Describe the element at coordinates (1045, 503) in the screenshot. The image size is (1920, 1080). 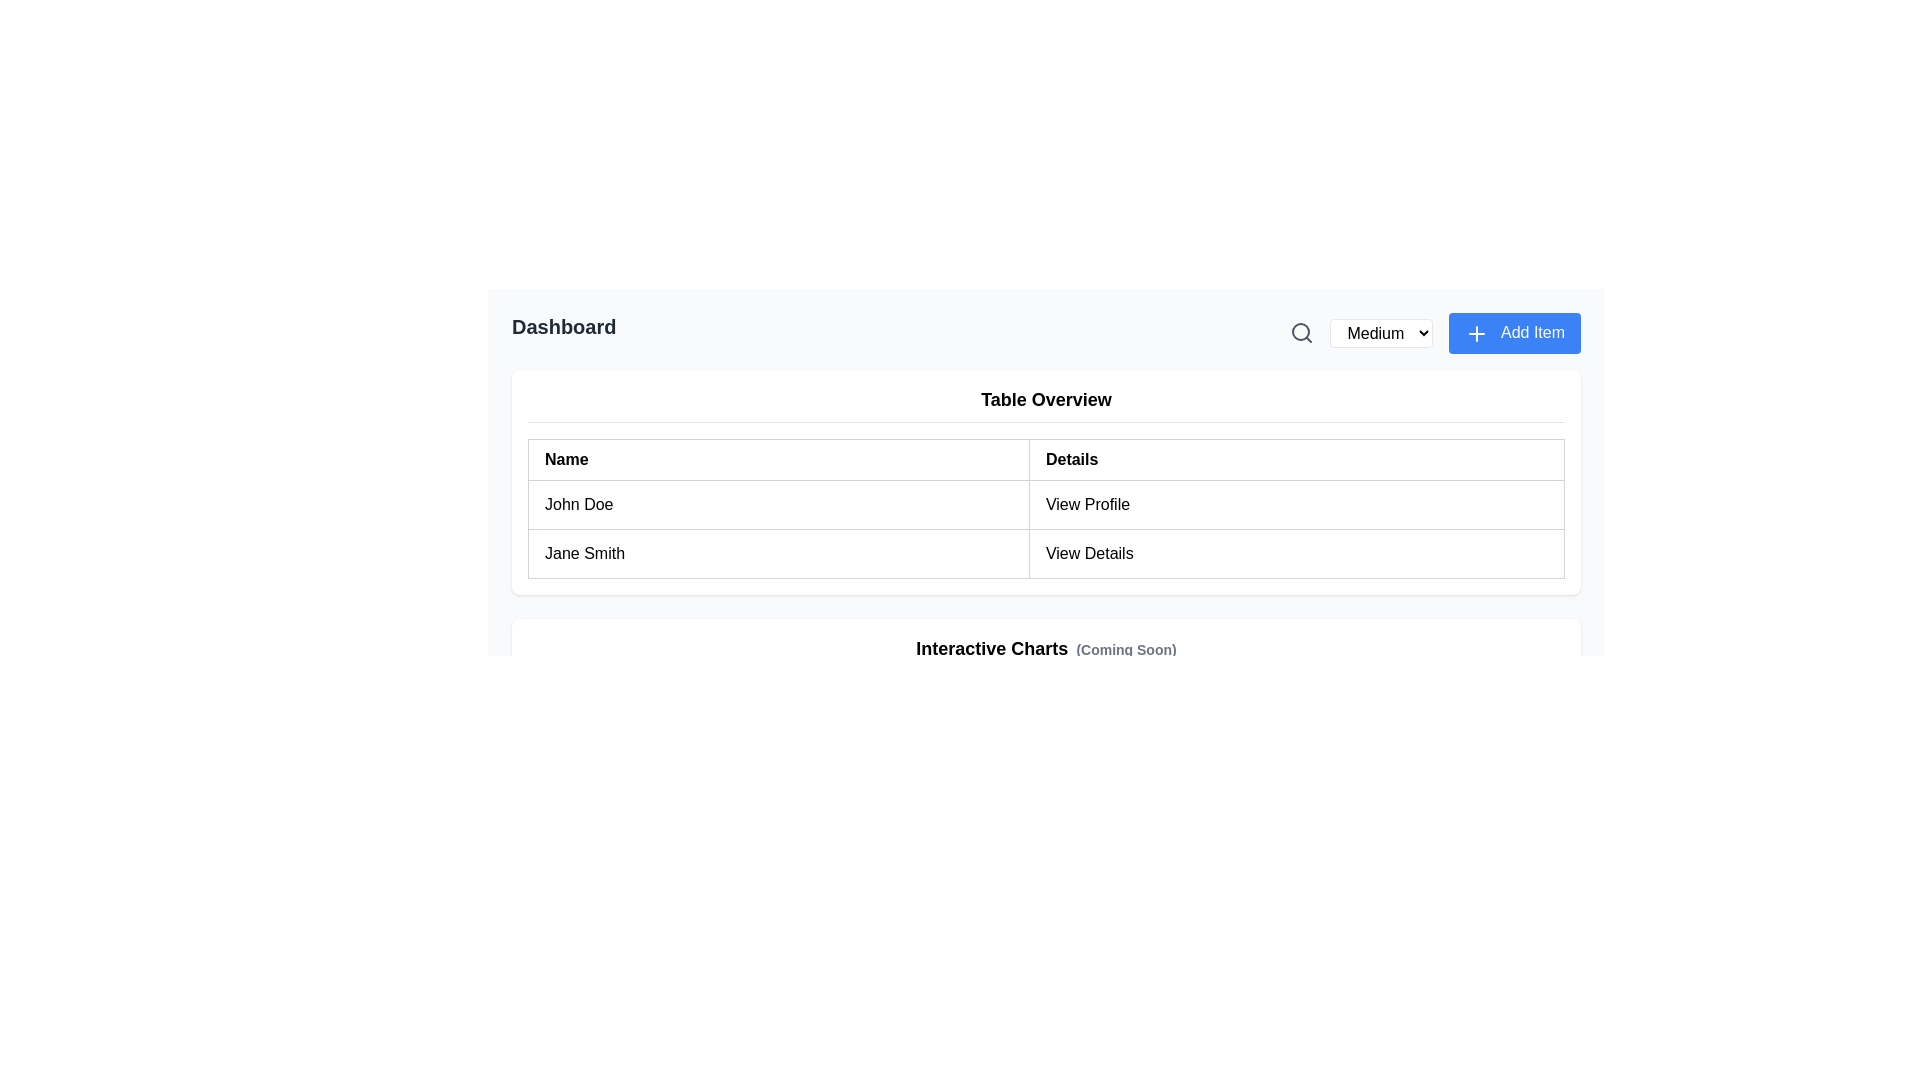
I see `the first row of the table under the 'Table Overview' header` at that location.